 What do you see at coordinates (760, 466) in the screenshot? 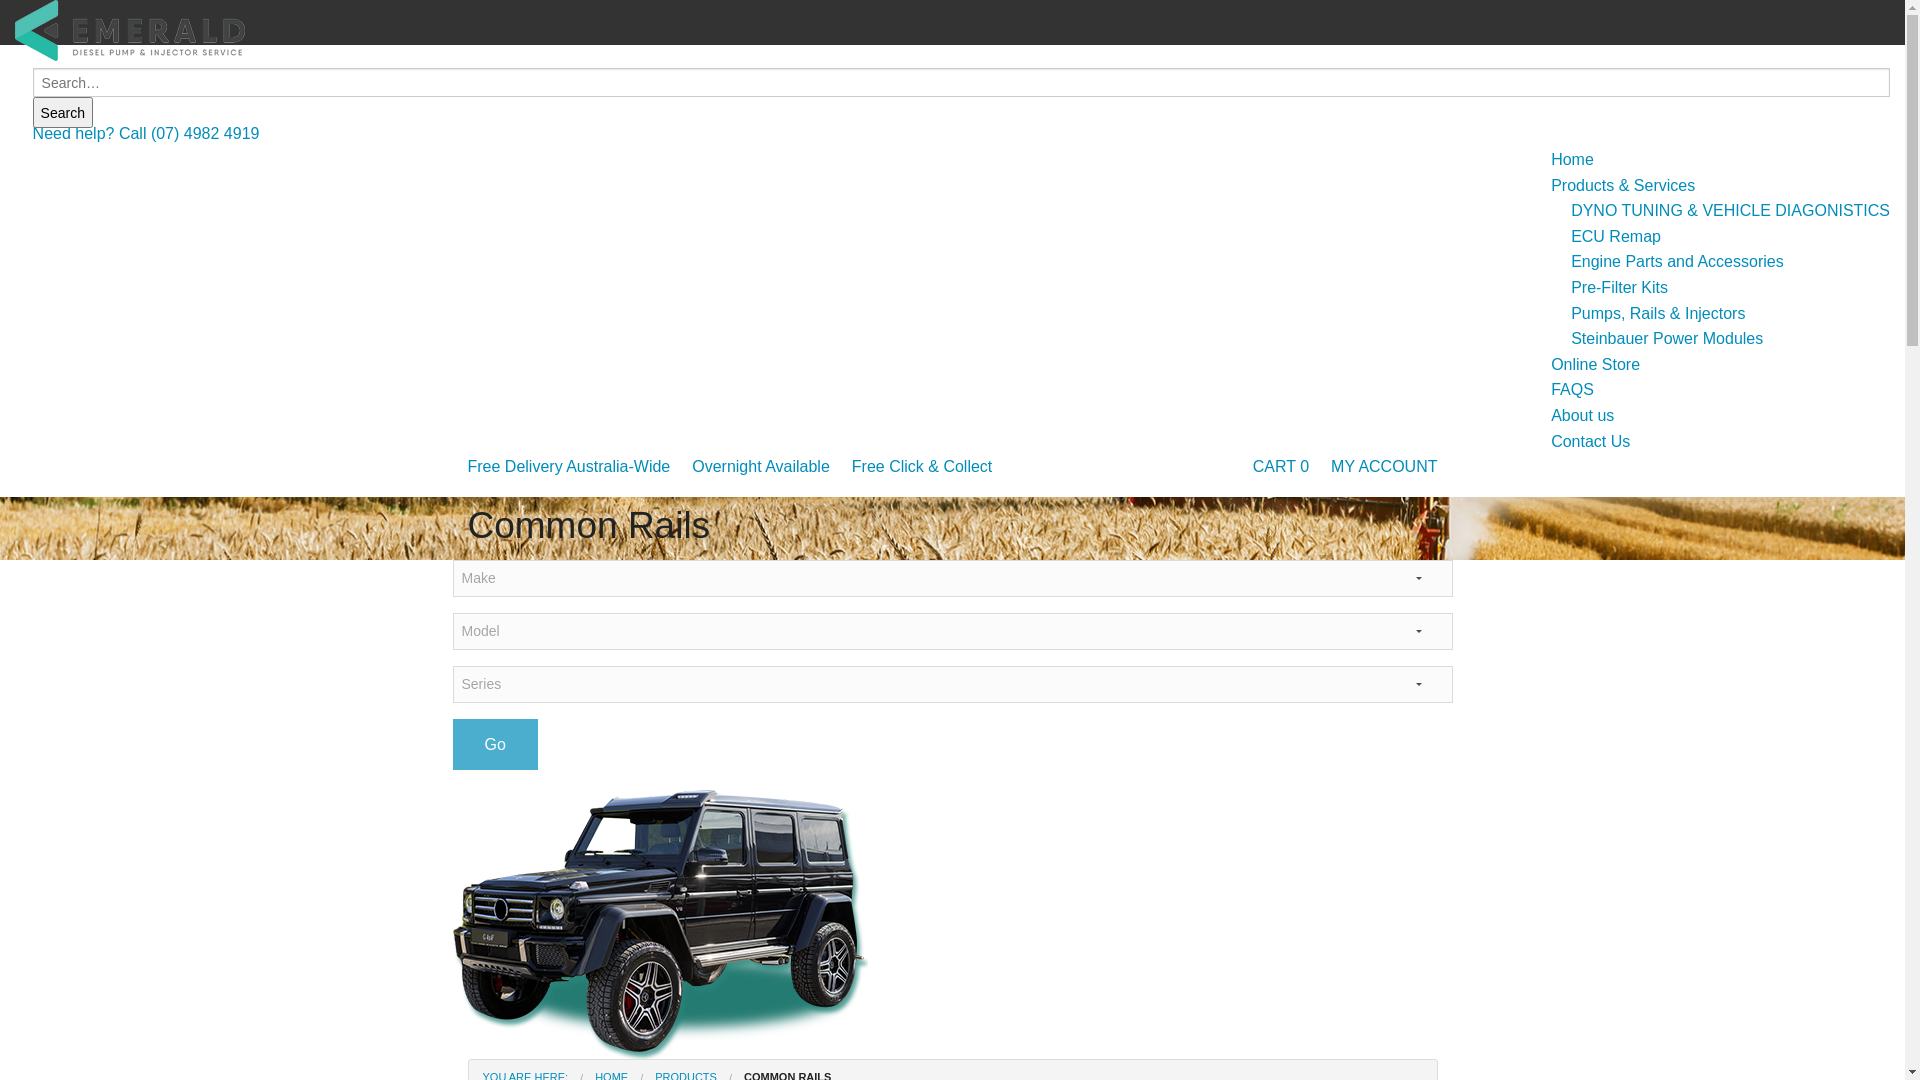
I see `'Overnight Available'` at bounding box center [760, 466].